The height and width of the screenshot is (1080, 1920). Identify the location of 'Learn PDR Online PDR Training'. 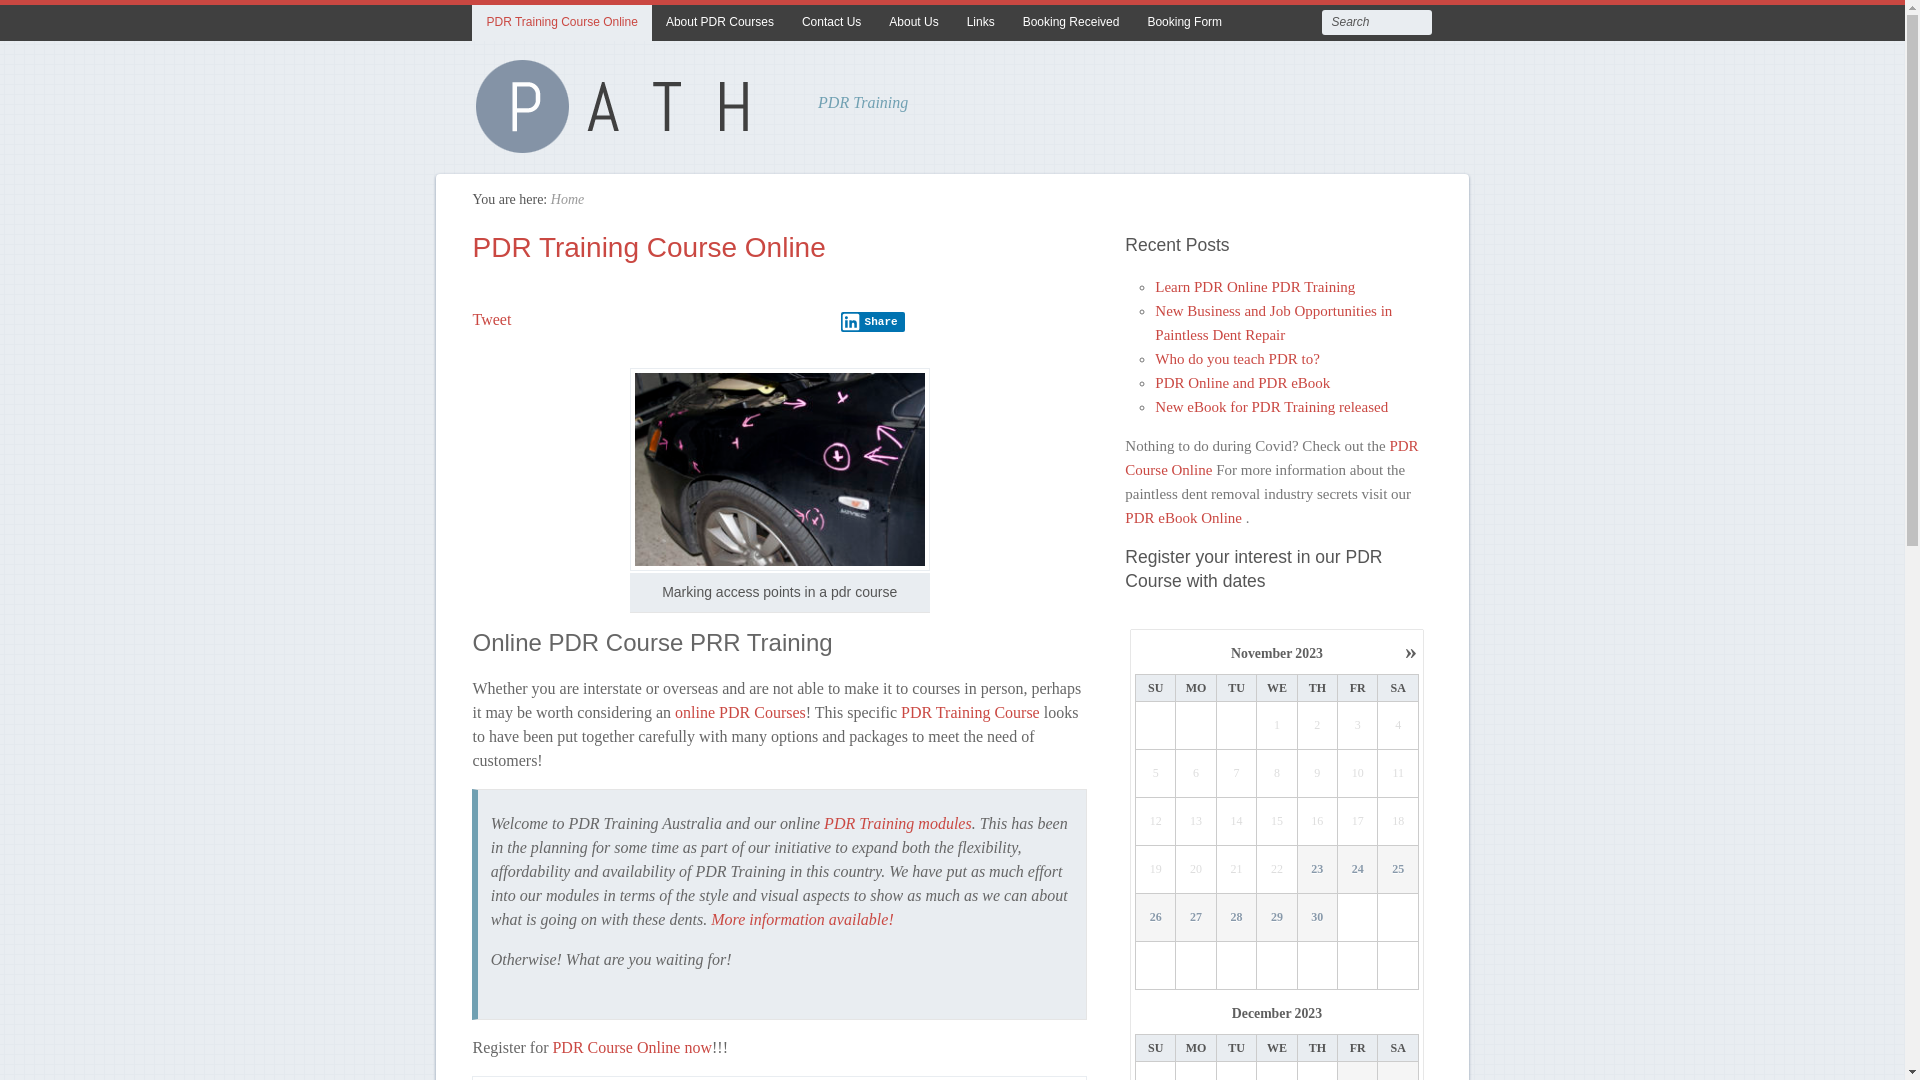
(1253, 286).